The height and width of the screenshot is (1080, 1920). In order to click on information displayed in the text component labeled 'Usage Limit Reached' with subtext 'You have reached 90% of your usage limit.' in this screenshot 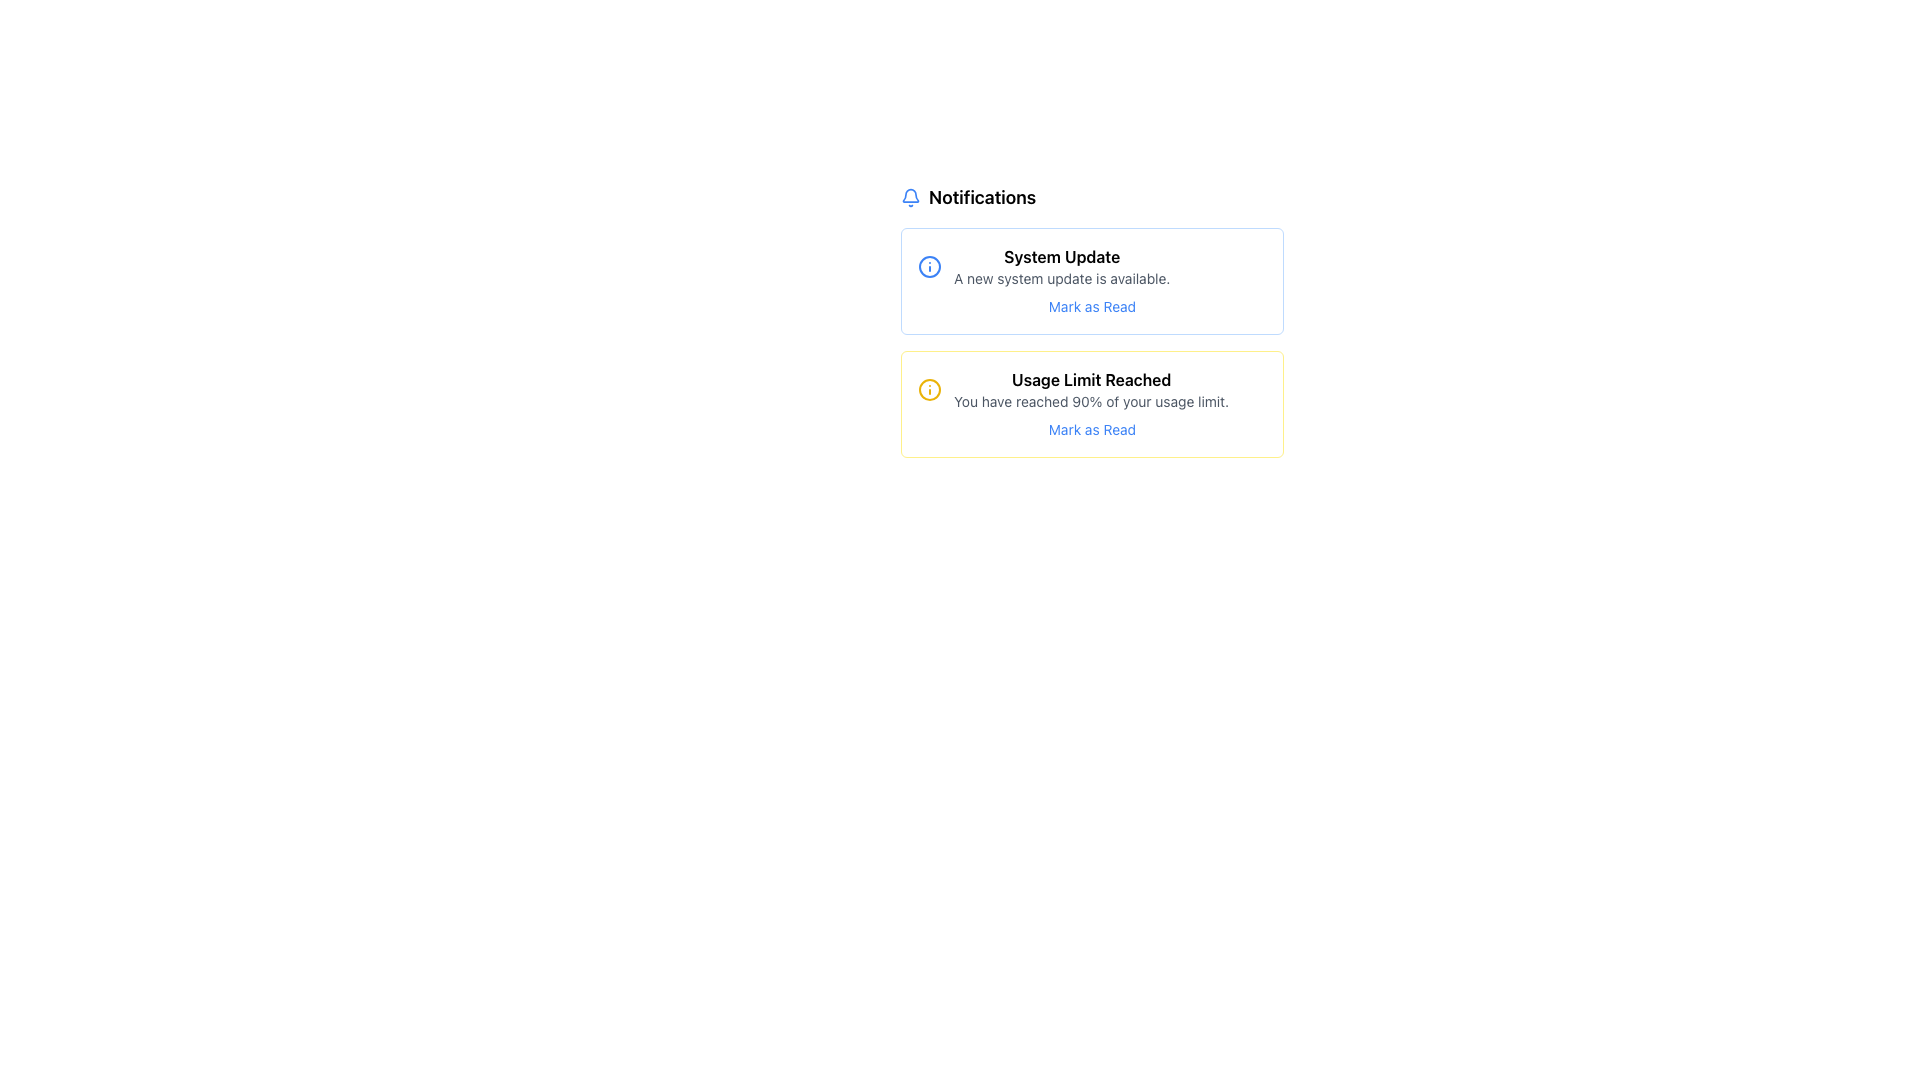, I will do `click(1090, 389)`.